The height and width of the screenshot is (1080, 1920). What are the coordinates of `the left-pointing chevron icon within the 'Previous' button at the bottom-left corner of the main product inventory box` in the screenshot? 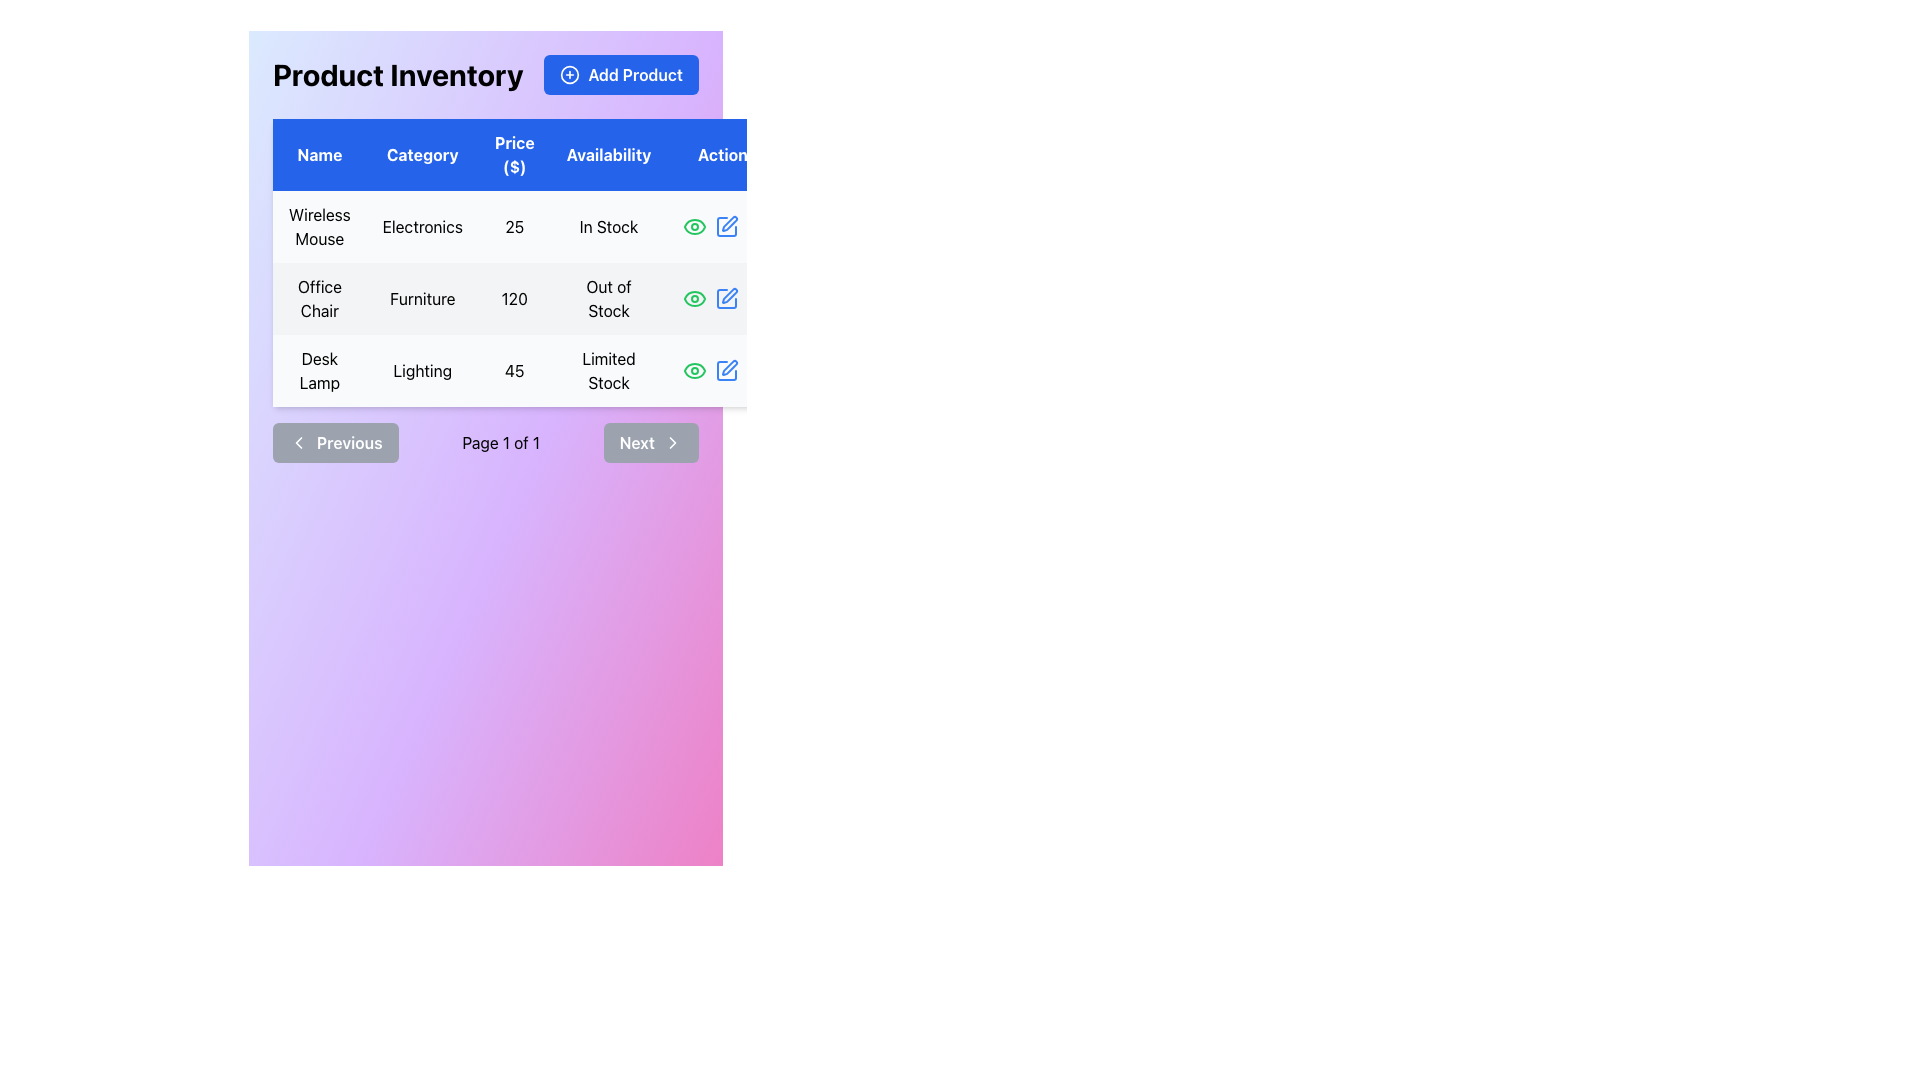 It's located at (297, 442).